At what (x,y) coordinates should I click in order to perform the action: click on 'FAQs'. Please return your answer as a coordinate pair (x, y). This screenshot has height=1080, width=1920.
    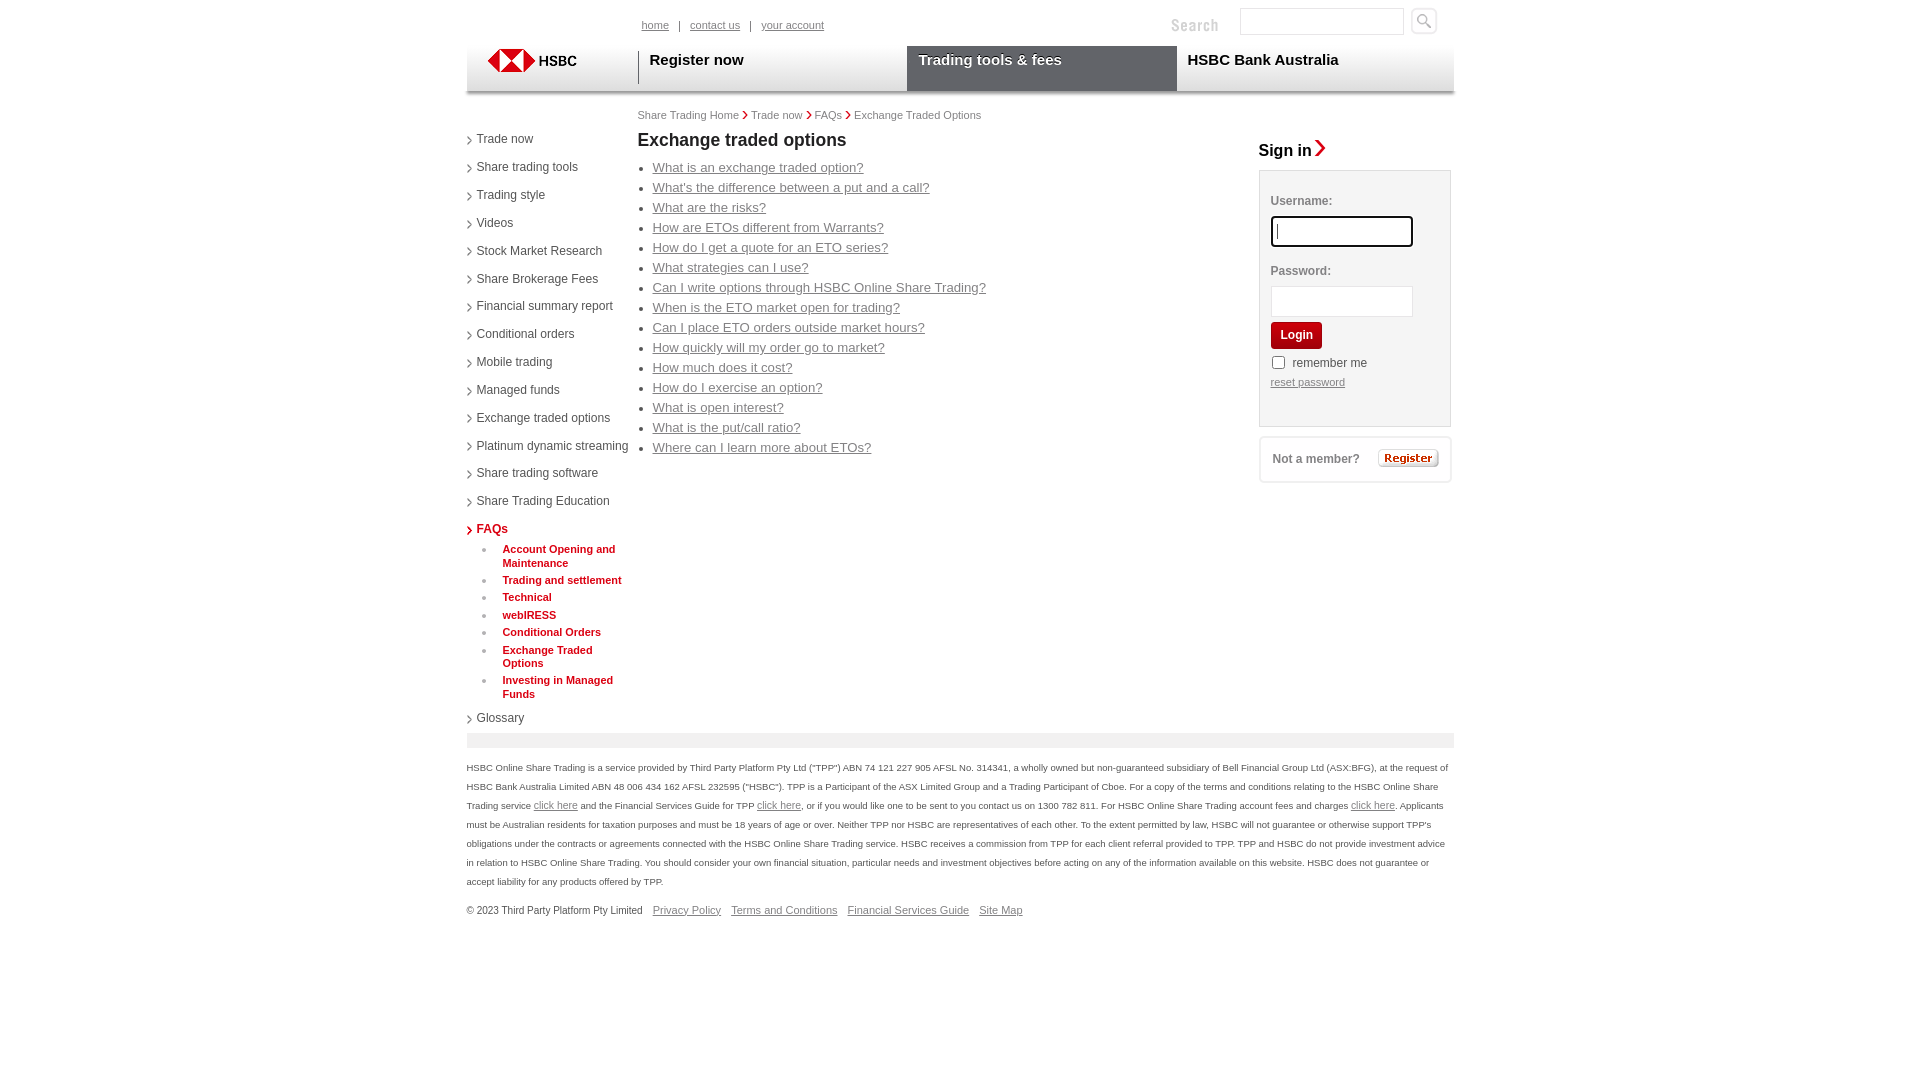
    Looking at the image, I should click on (486, 528).